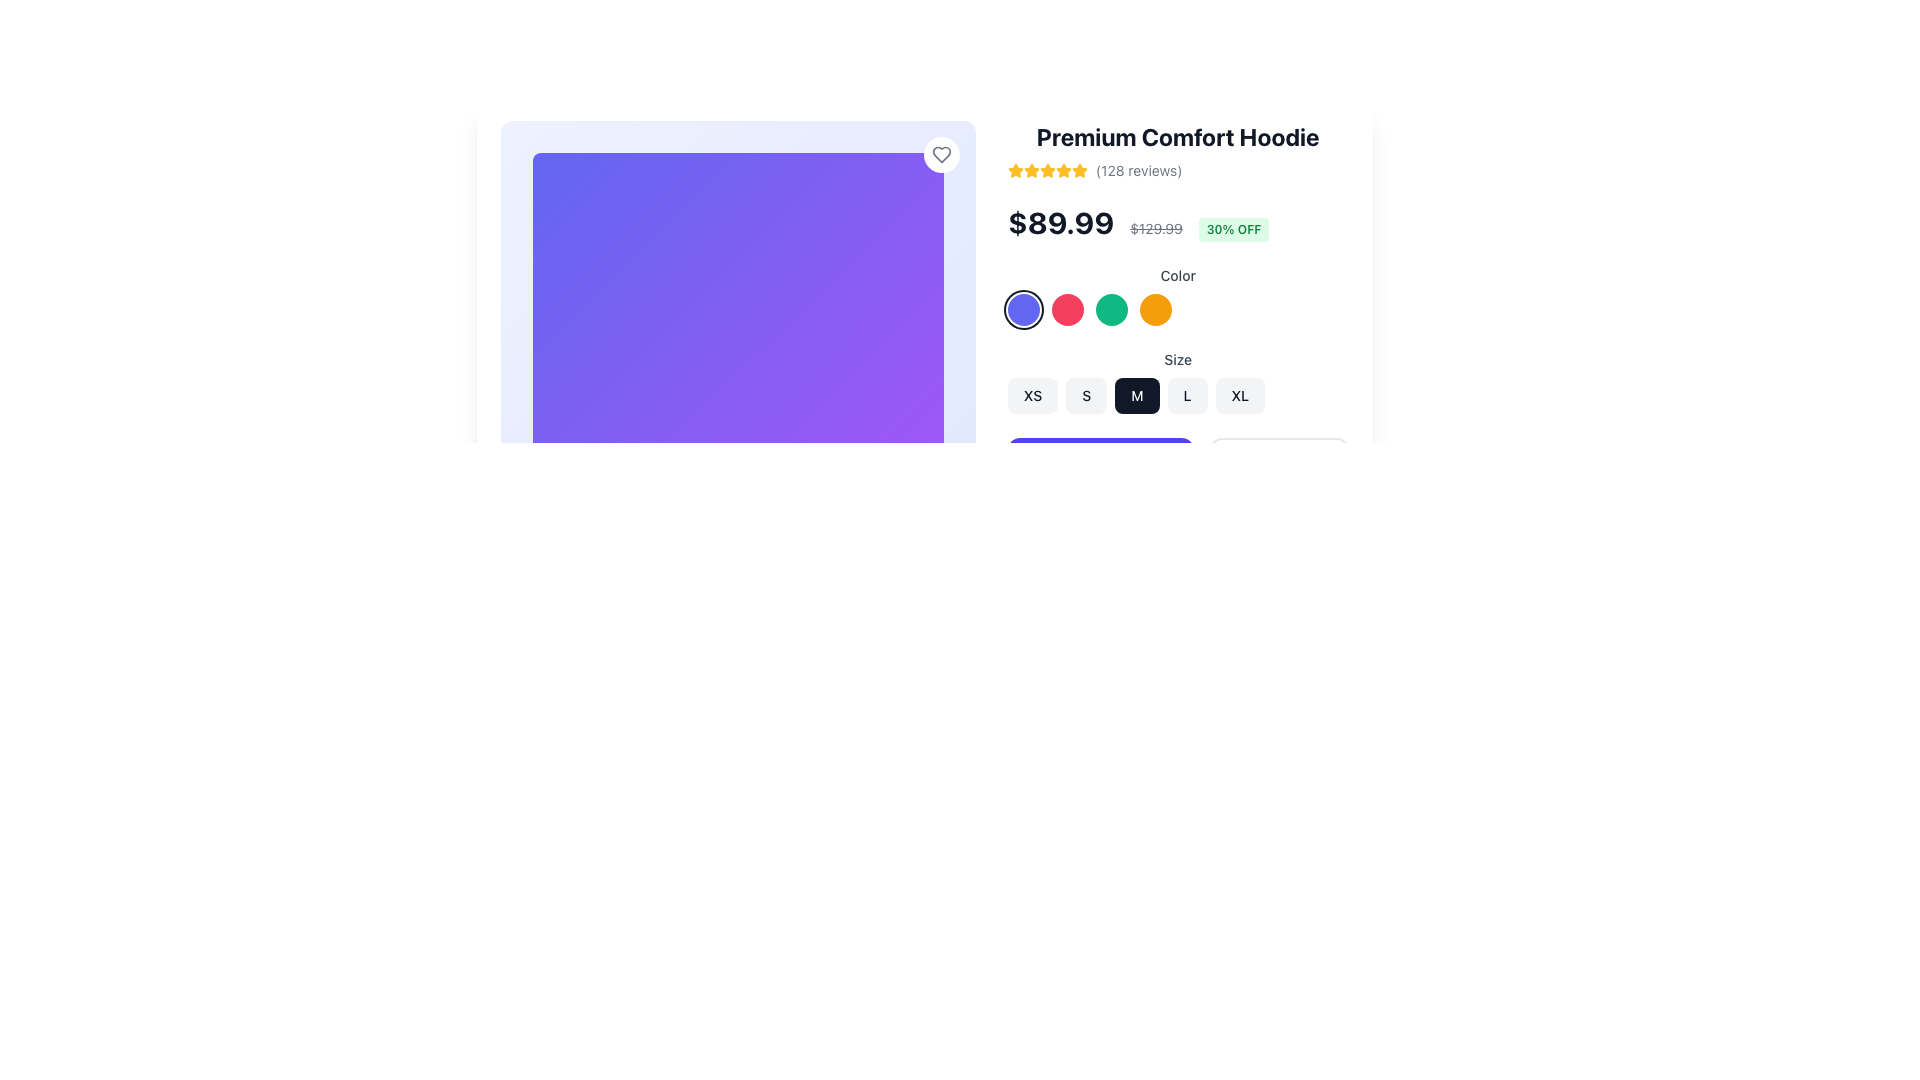 The image size is (1920, 1080). I want to click on the 'XL' button, which is a rectangular button with rounded corners and labeled in darker gray text on a light gray background, located in the size selection section, so click(1239, 396).